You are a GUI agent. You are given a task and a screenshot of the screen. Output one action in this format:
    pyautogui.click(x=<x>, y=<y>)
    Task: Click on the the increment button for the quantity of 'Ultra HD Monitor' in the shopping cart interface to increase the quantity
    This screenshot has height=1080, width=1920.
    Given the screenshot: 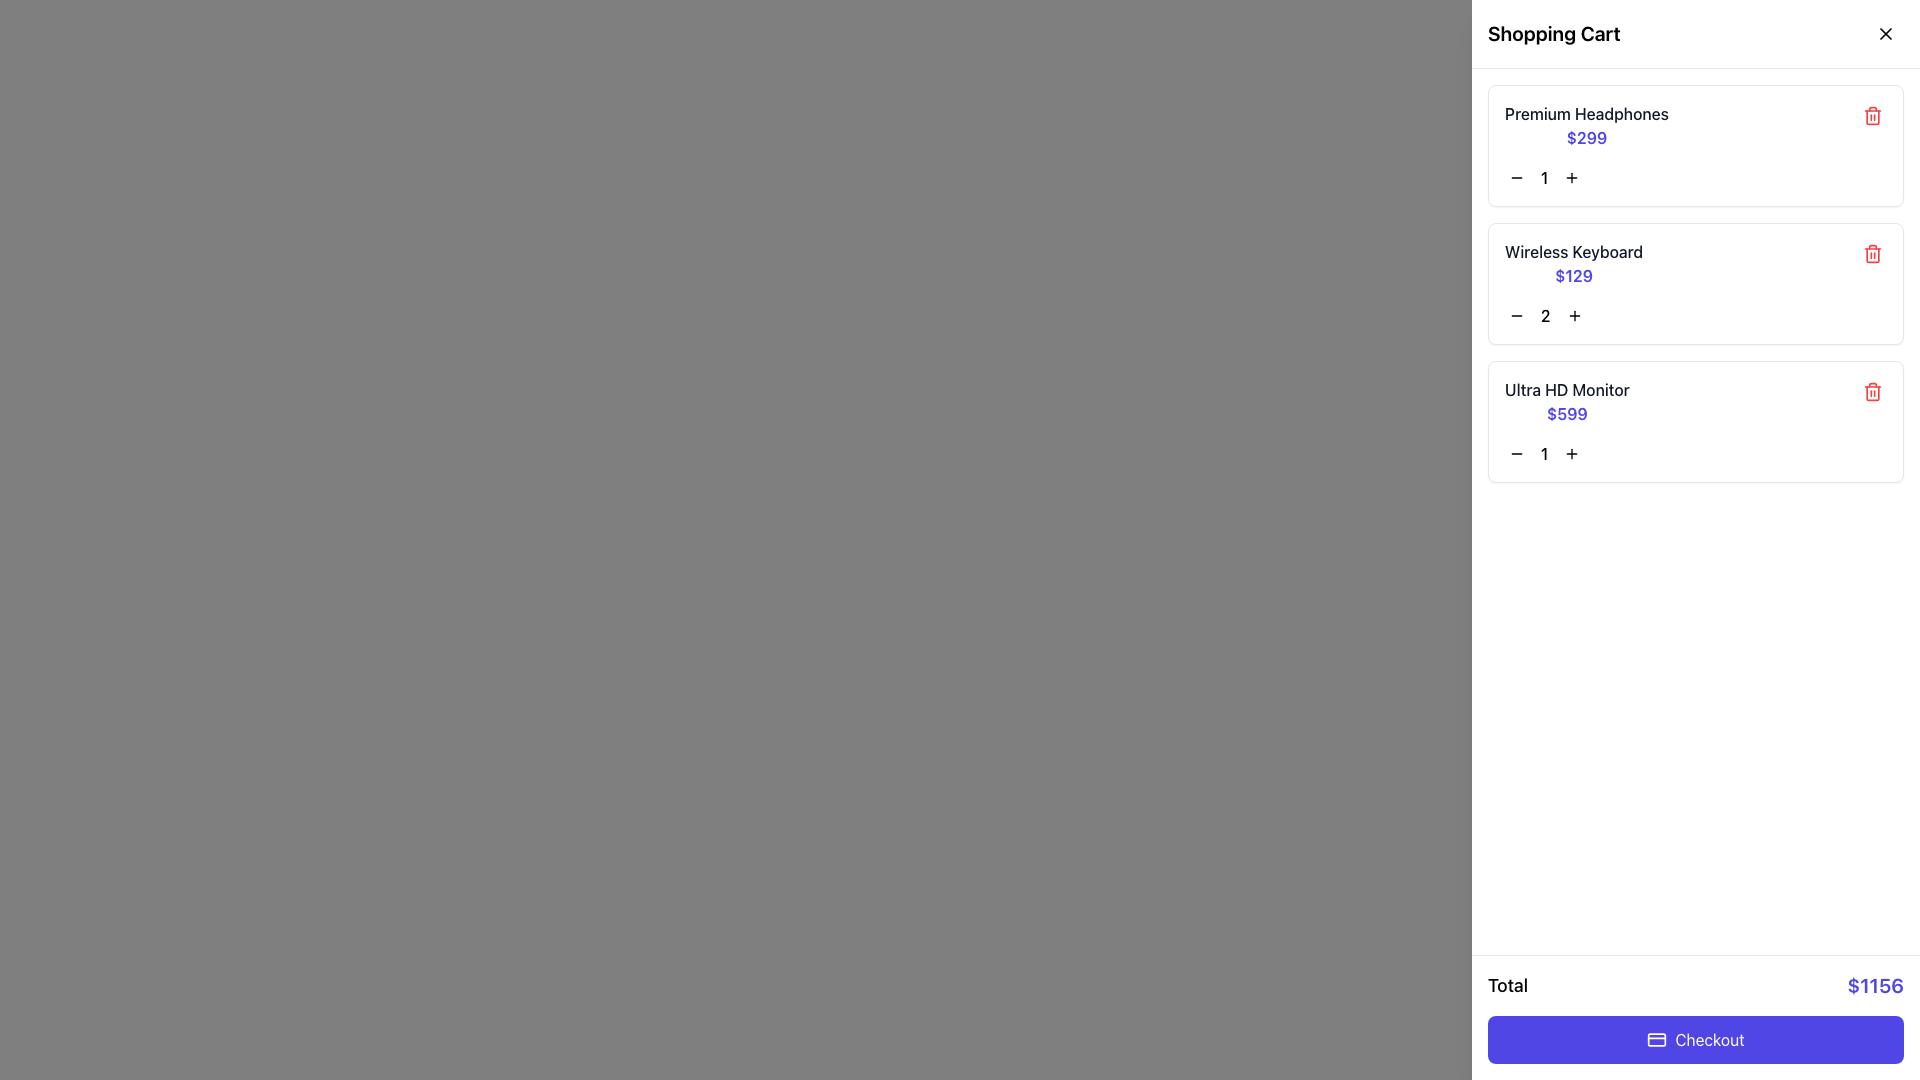 What is the action you would take?
    pyautogui.click(x=1571, y=454)
    